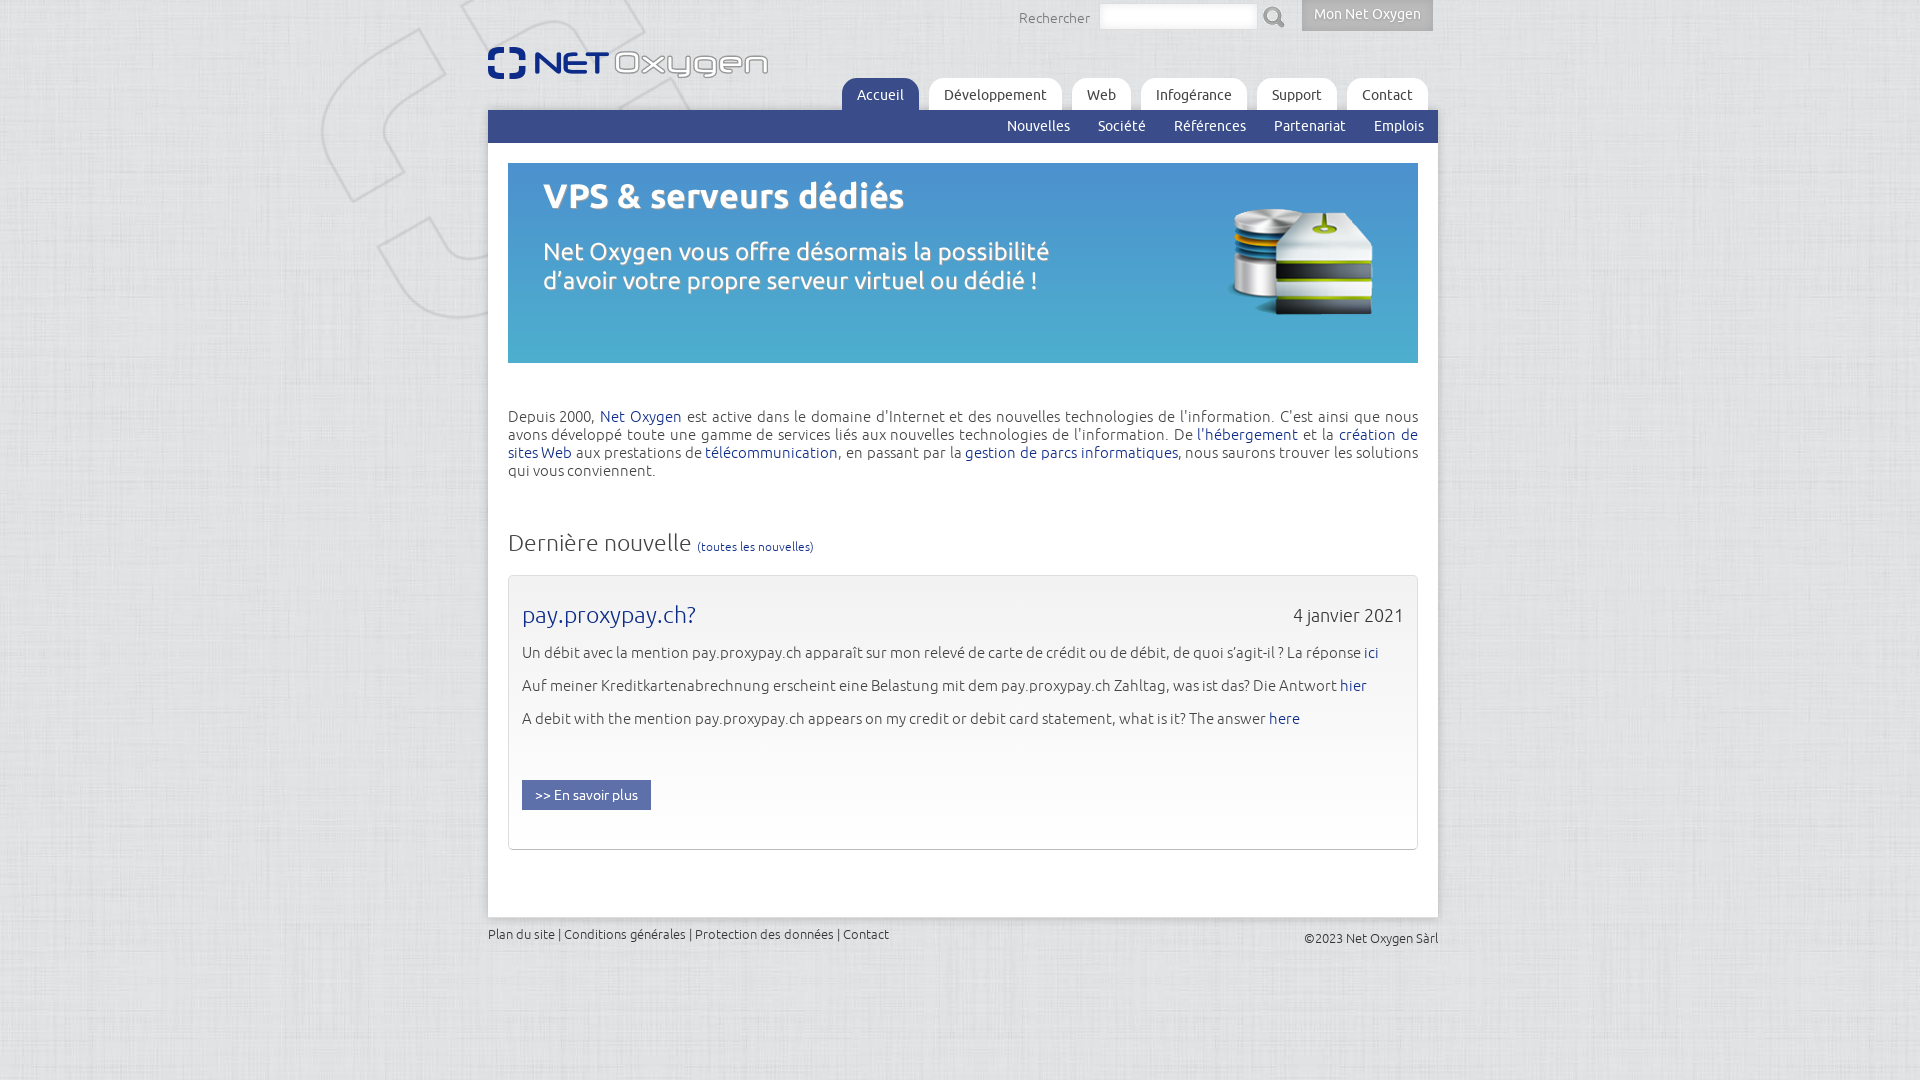 The width and height of the screenshot is (1920, 1080). Describe the element at coordinates (522, 613) in the screenshot. I see `'pay.proxypay.ch?'` at that location.